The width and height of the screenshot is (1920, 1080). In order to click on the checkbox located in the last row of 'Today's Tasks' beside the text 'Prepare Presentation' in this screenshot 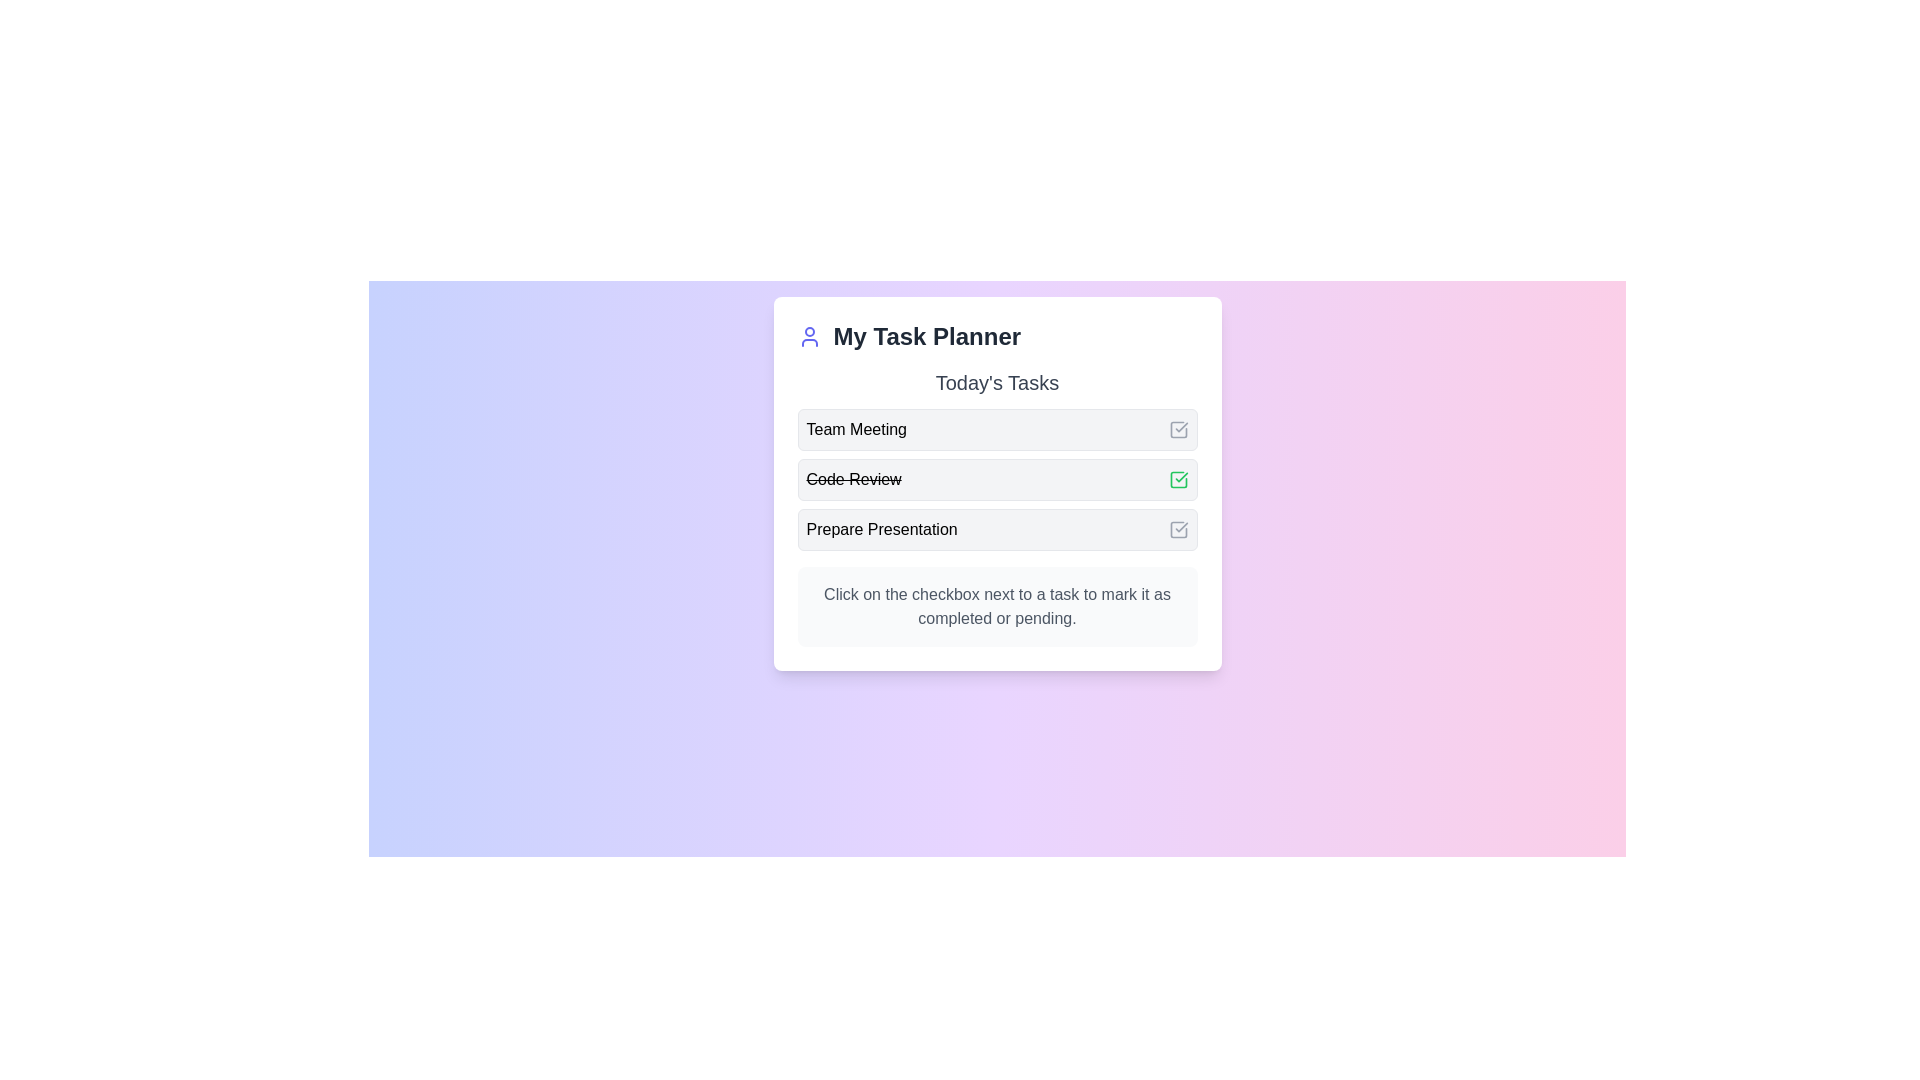, I will do `click(1178, 528)`.